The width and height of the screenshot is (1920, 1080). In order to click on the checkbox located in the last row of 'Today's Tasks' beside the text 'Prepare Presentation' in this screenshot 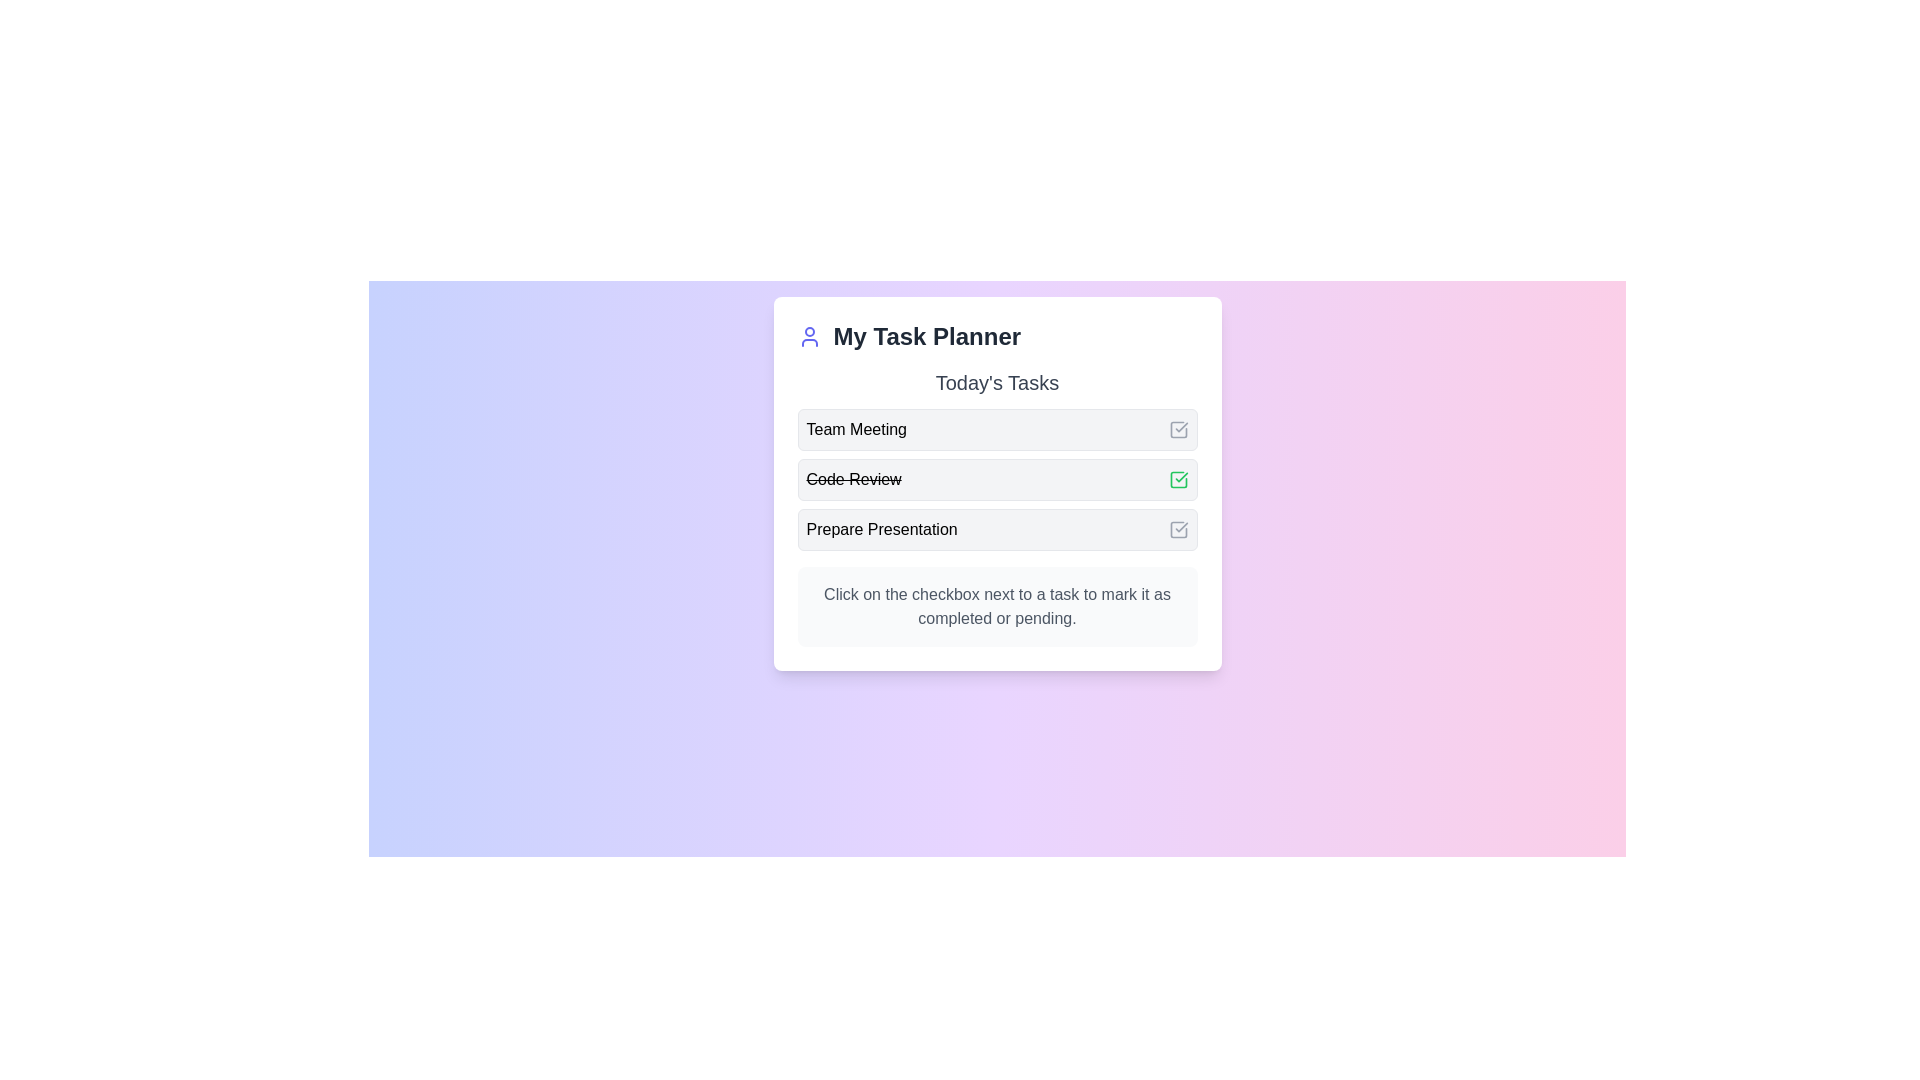, I will do `click(1178, 528)`.